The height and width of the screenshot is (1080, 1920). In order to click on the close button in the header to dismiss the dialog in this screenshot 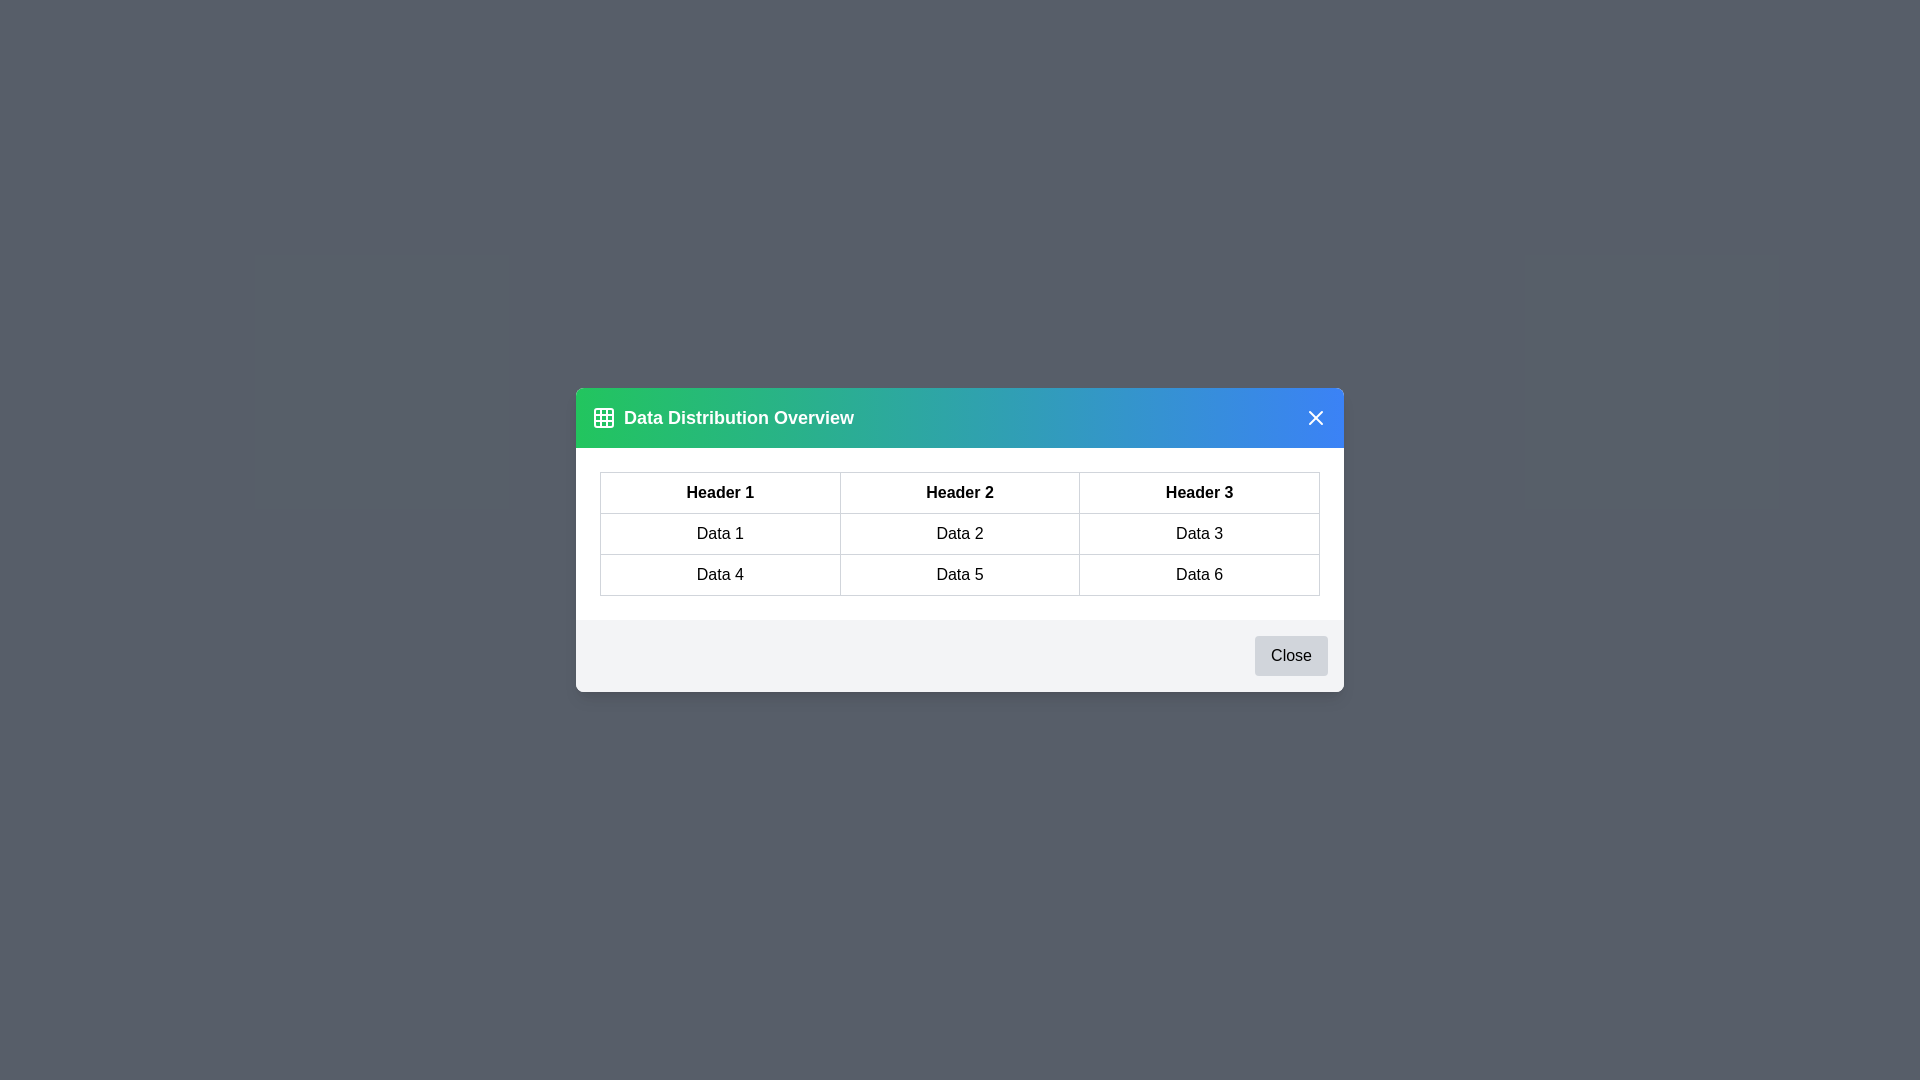, I will do `click(1315, 416)`.